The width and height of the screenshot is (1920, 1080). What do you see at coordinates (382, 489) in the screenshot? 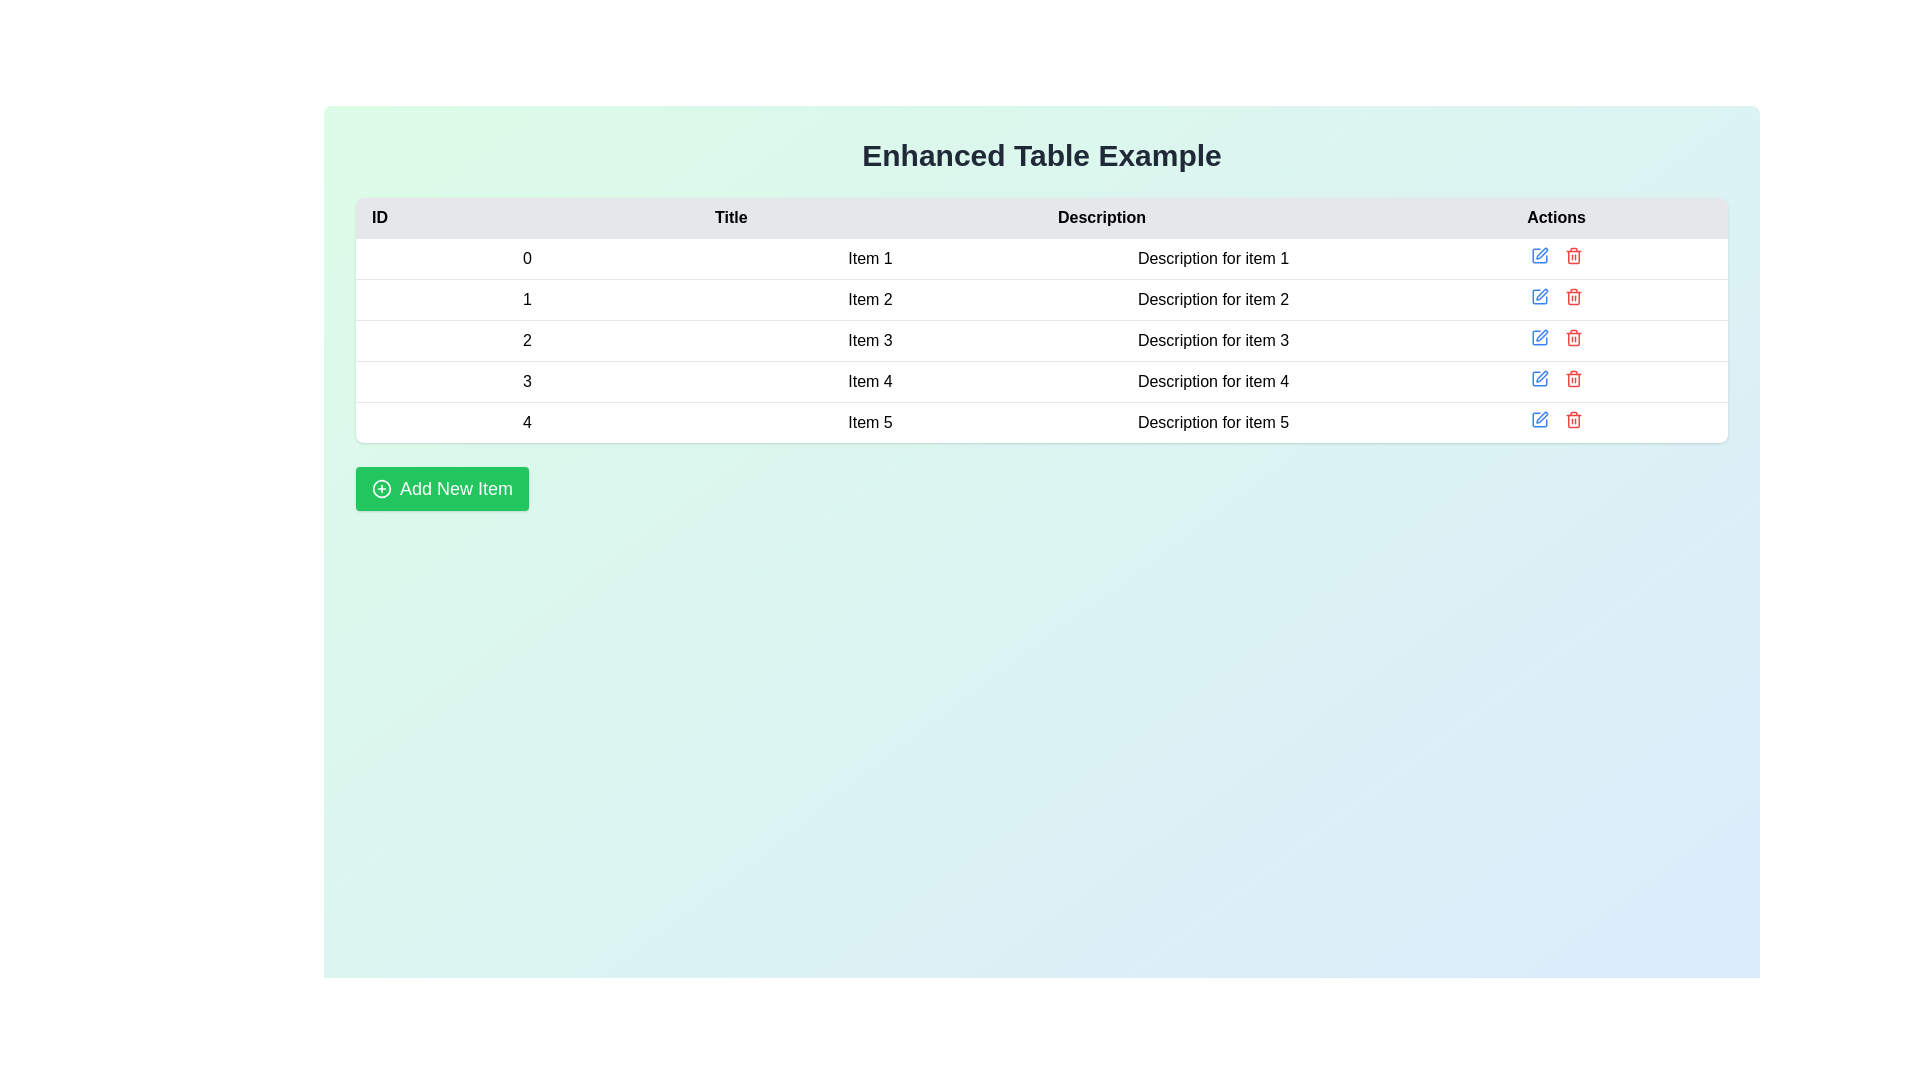
I see `the circular green icon with a plus sign, located to the left of the 'Add New Item' text, near the bottom left of the page` at bounding box center [382, 489].